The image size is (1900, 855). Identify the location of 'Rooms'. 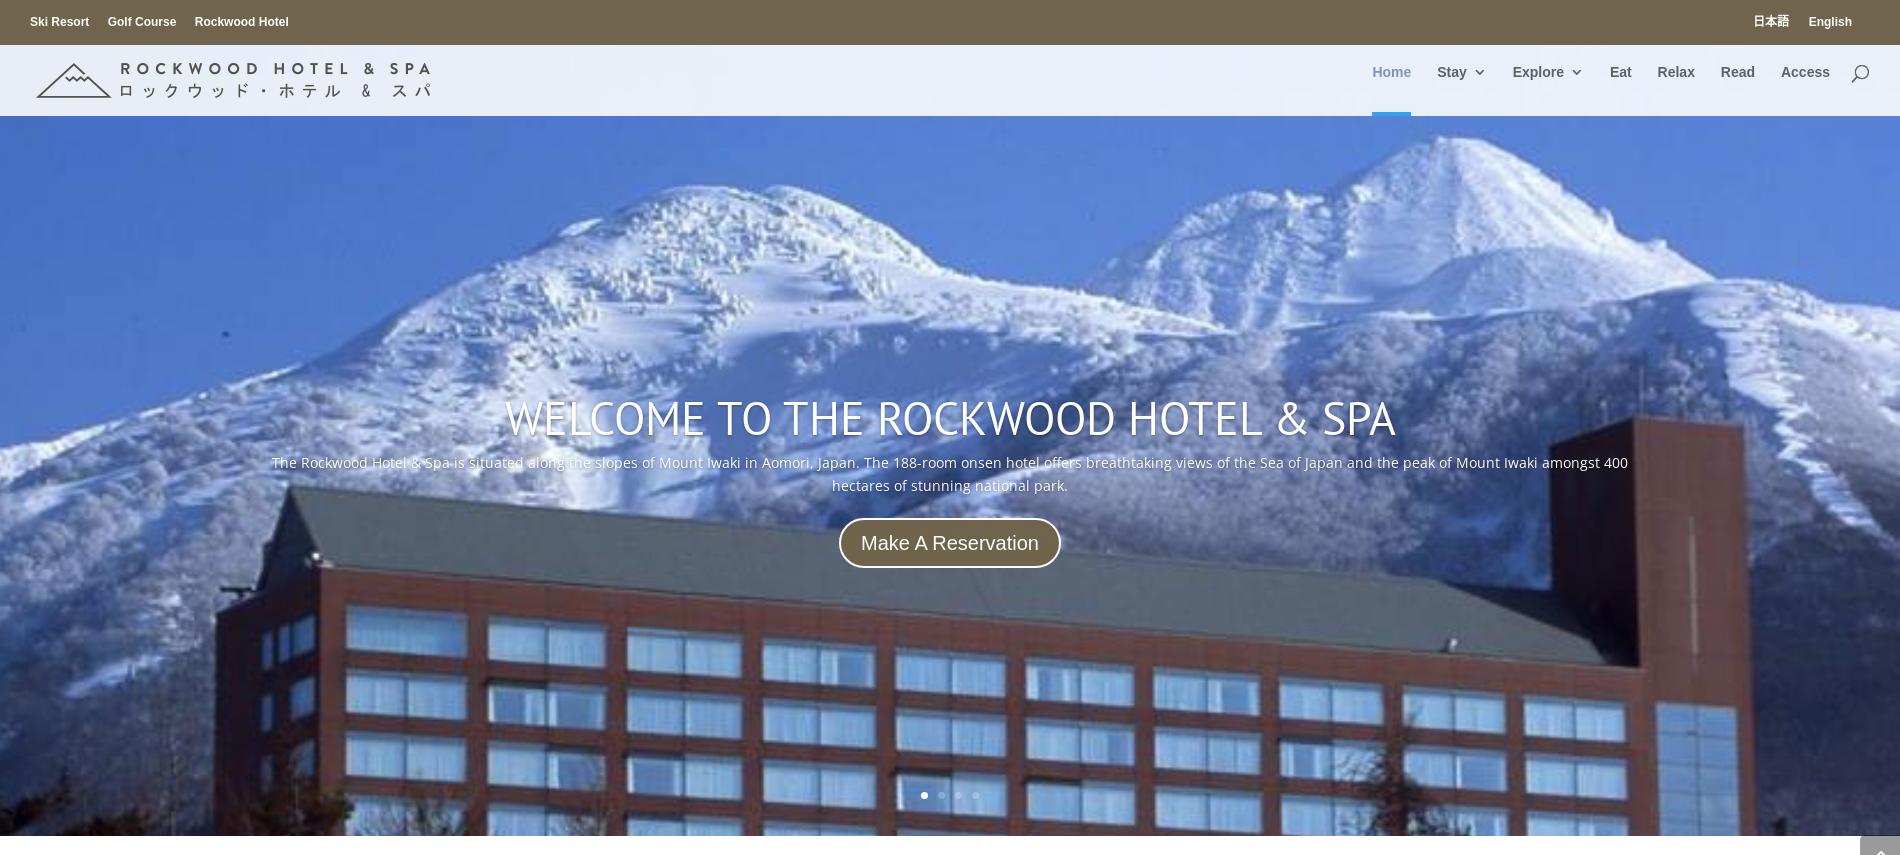
(1500, 168).